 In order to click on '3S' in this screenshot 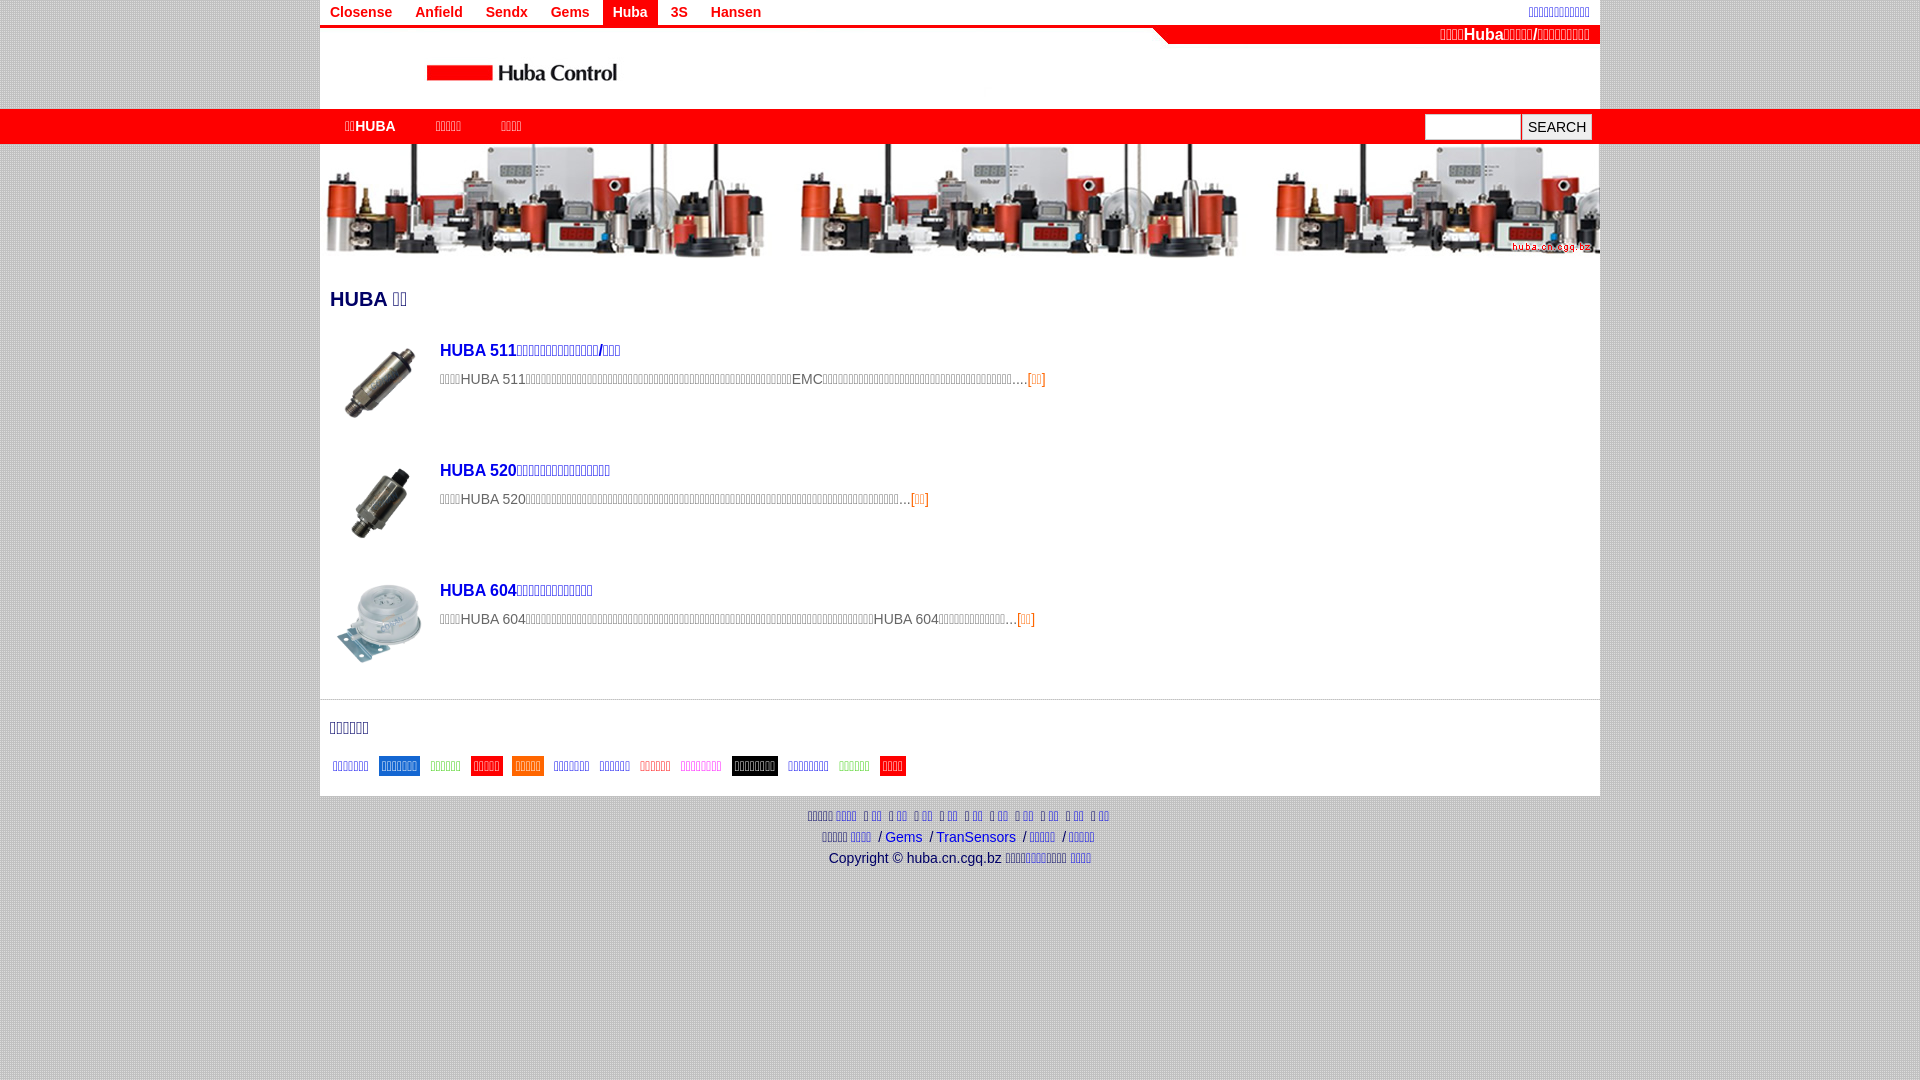, I will do `click(661, 12)`.